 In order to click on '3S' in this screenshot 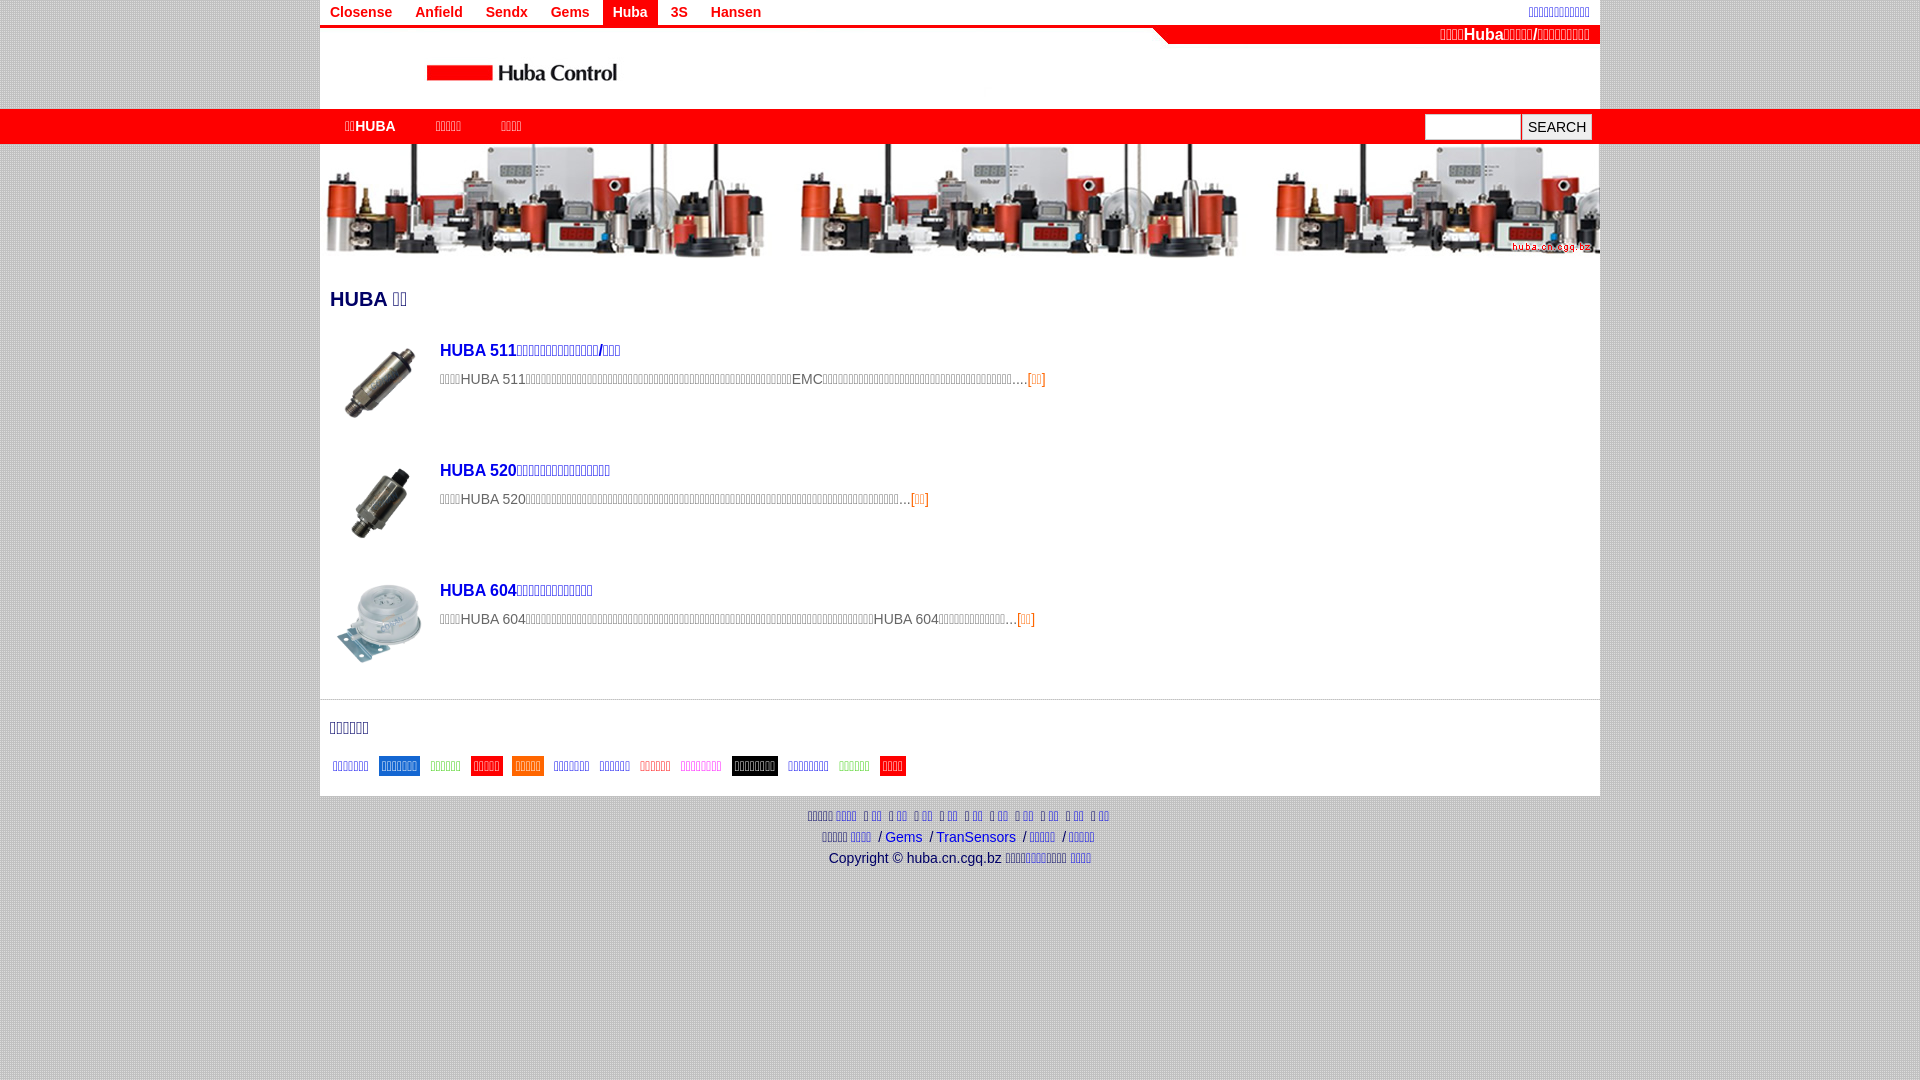, I will do `click(661, 12)`.